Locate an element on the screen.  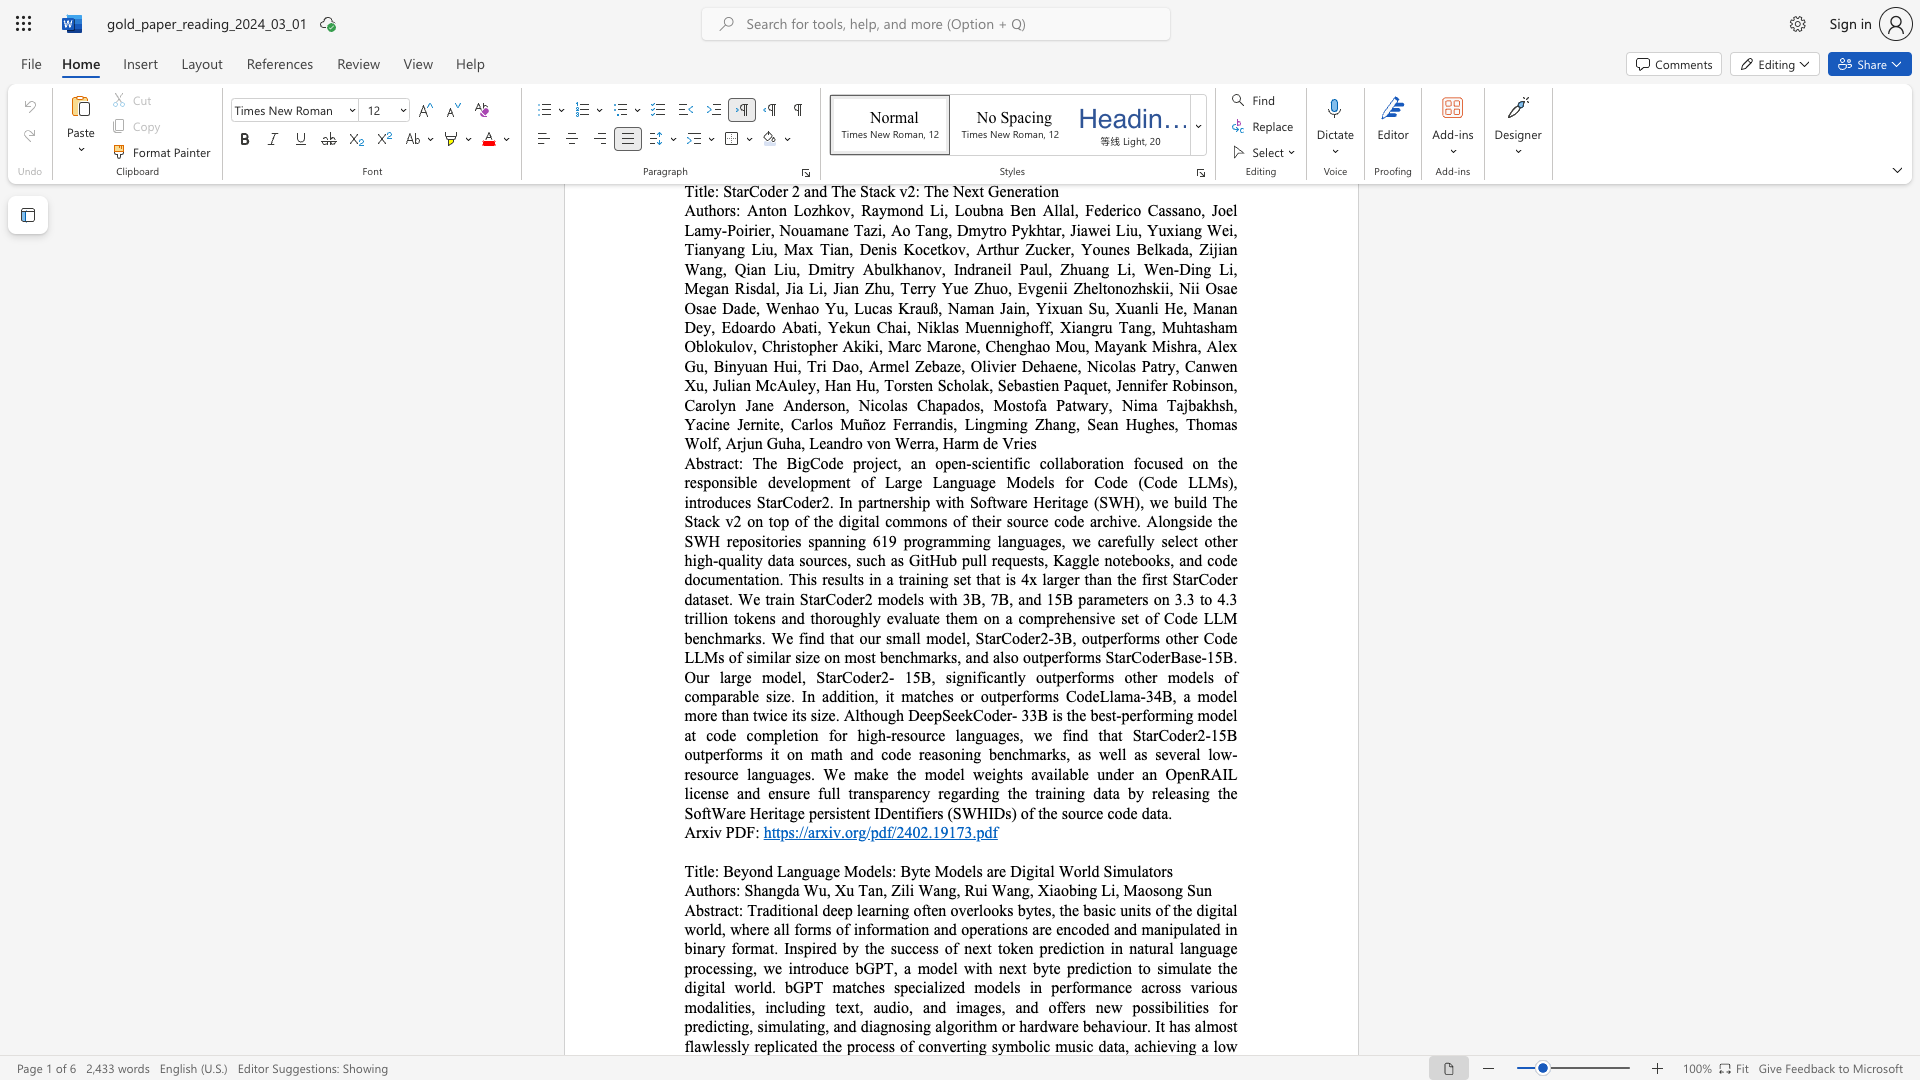
the subset text "forms of information and operations are encoded and manipulated in binary format. Inspired by the success of next token prediction in natural language processing, we introduce bGPT, a model with next byte prediction to simulate the digital world. bGPT matches specialized models in performance across various modalities, including text, audio, and images, and offers new possibilities for predicting, simulating, and diagnosing algorithm or hardware behaviour. It has a" within the text "Traditional deep learning often overlooks bytes, the basic units of the digital world, where all forms of information and operations are encoded and manipulated in binary format. Inspired by the success of next token prediction in natural language processing, we introduce bGPT, a model with next byte prediction to simulate the digital world. bGPT matches specialized models in performance across various modalities, including text, audio, and images, and offers new possibilities for predicting, simulating, and diagnosing algorithm or hardware behaviour. It has almost flawlessly" is located at coordinates (793, 929).